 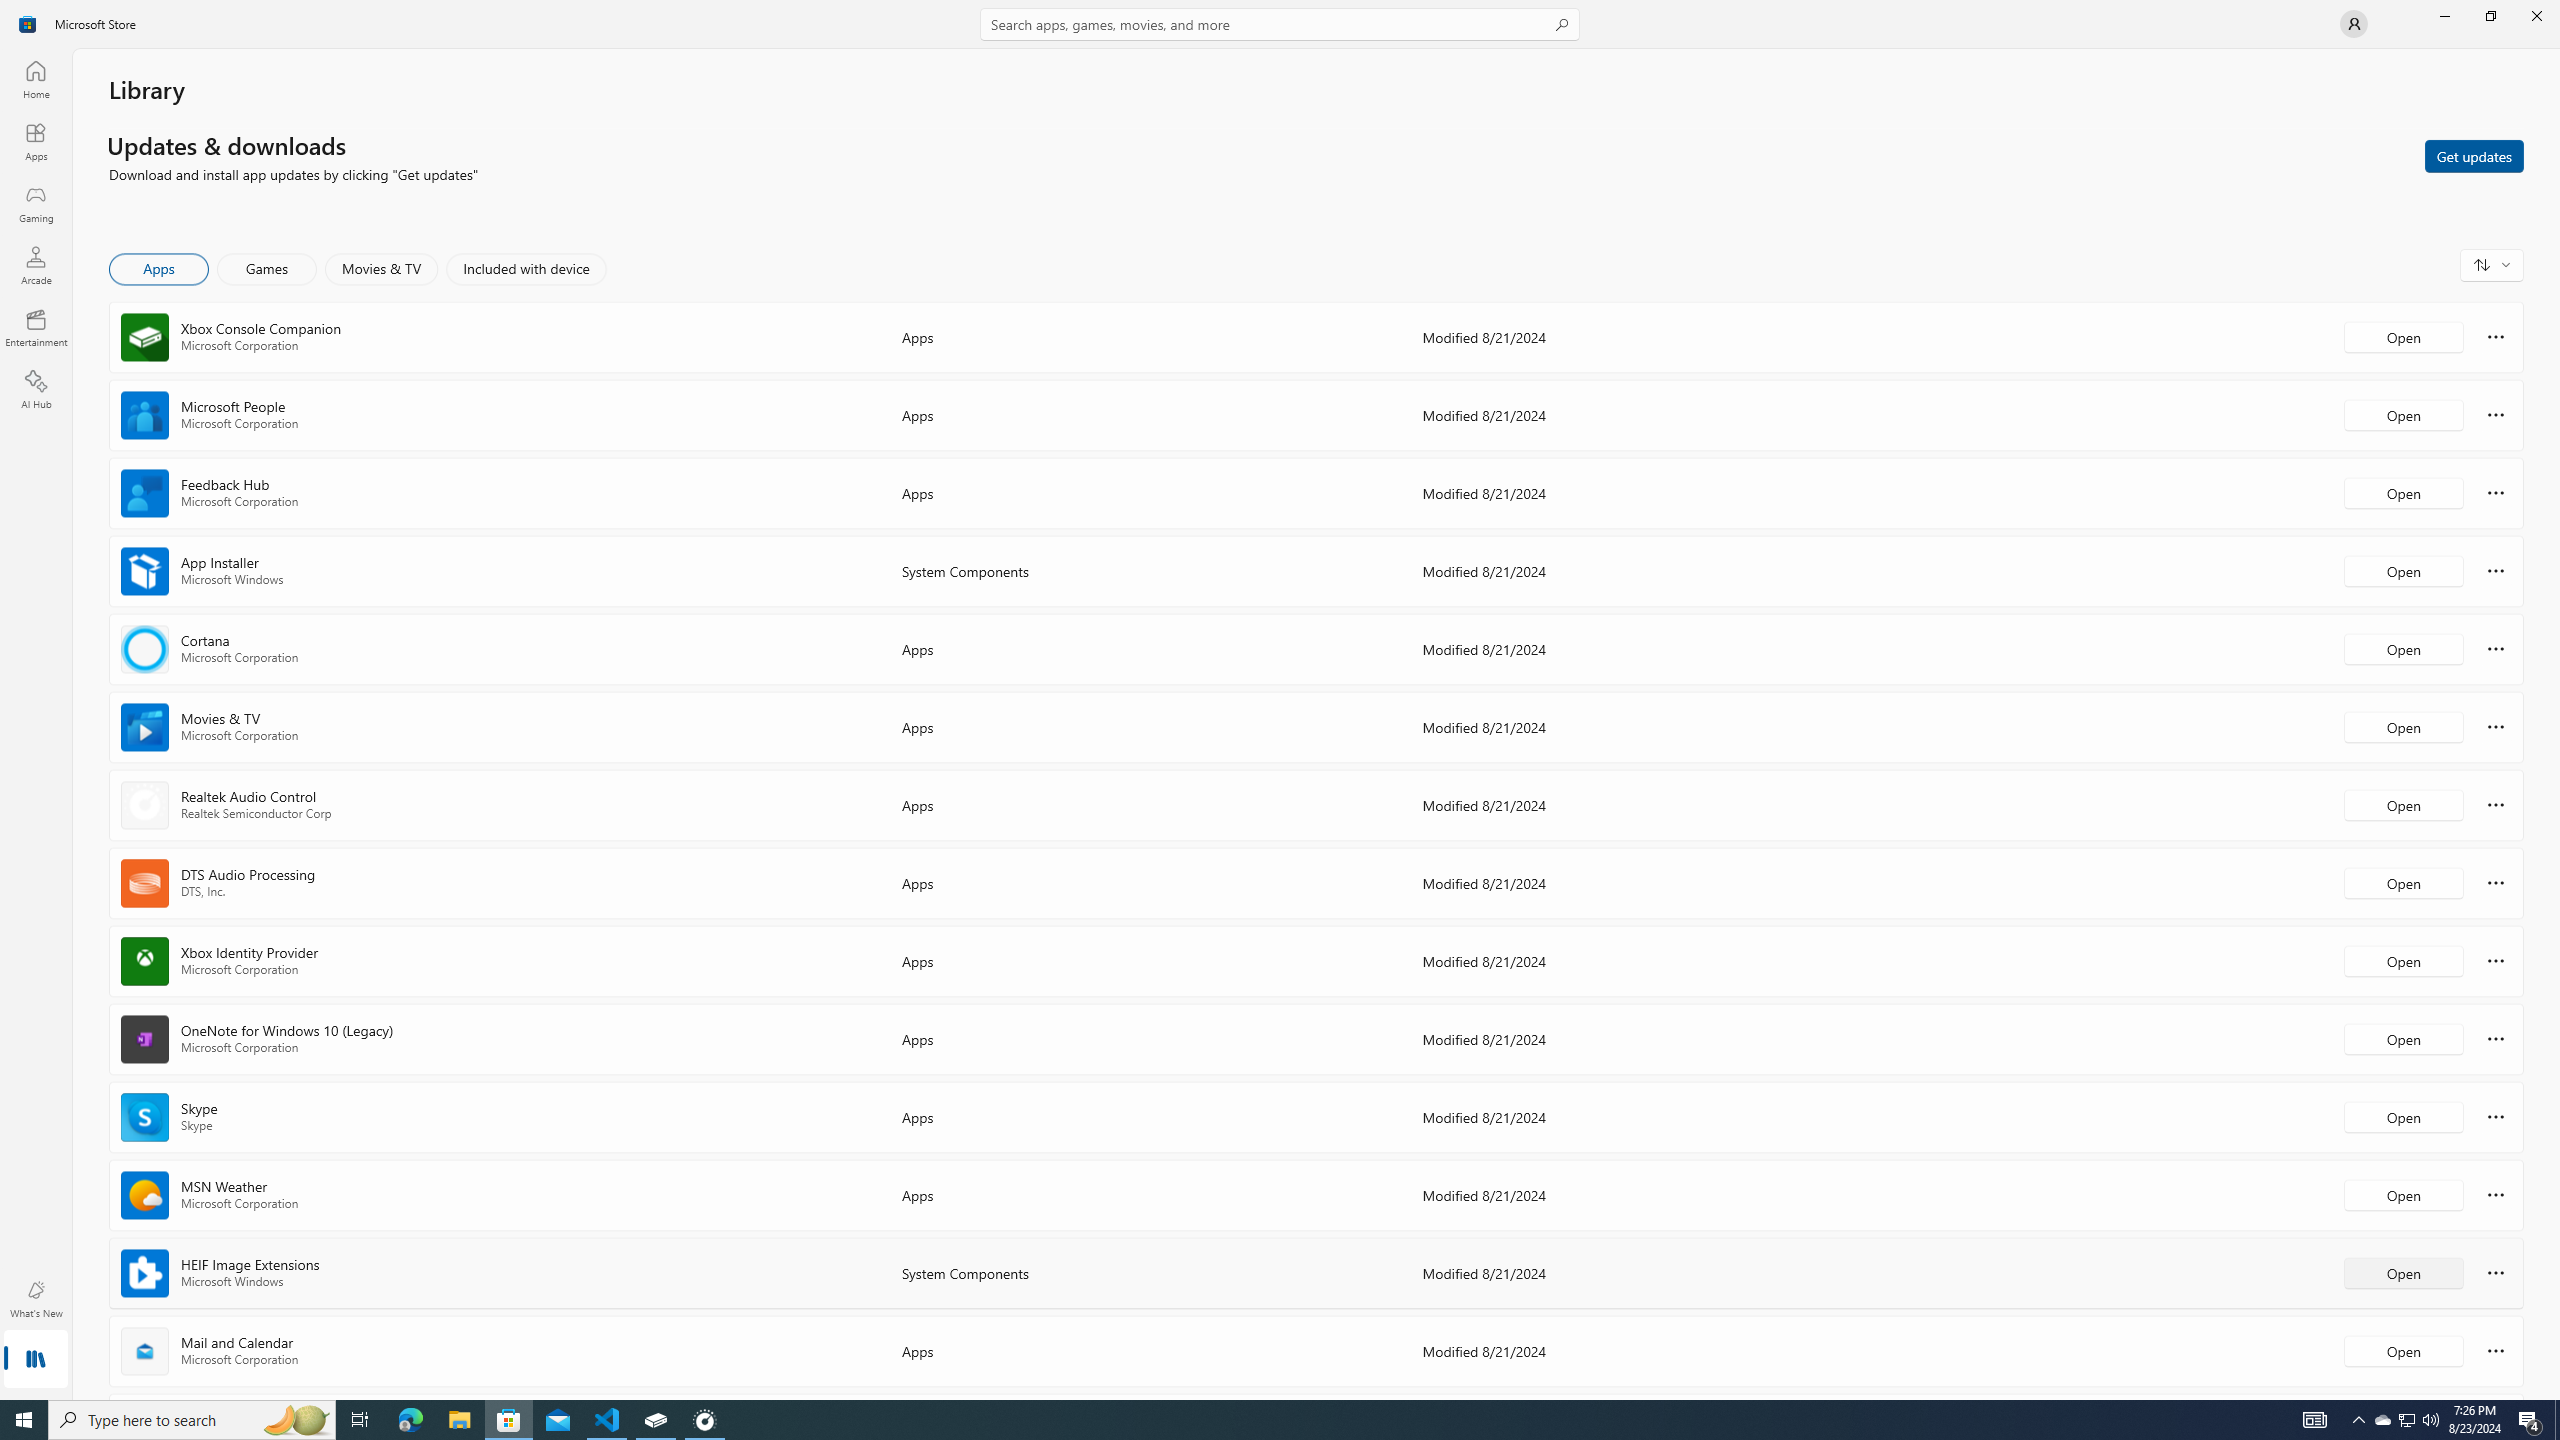 I want to click on 'AI Hub', so click(x=34, y=388).